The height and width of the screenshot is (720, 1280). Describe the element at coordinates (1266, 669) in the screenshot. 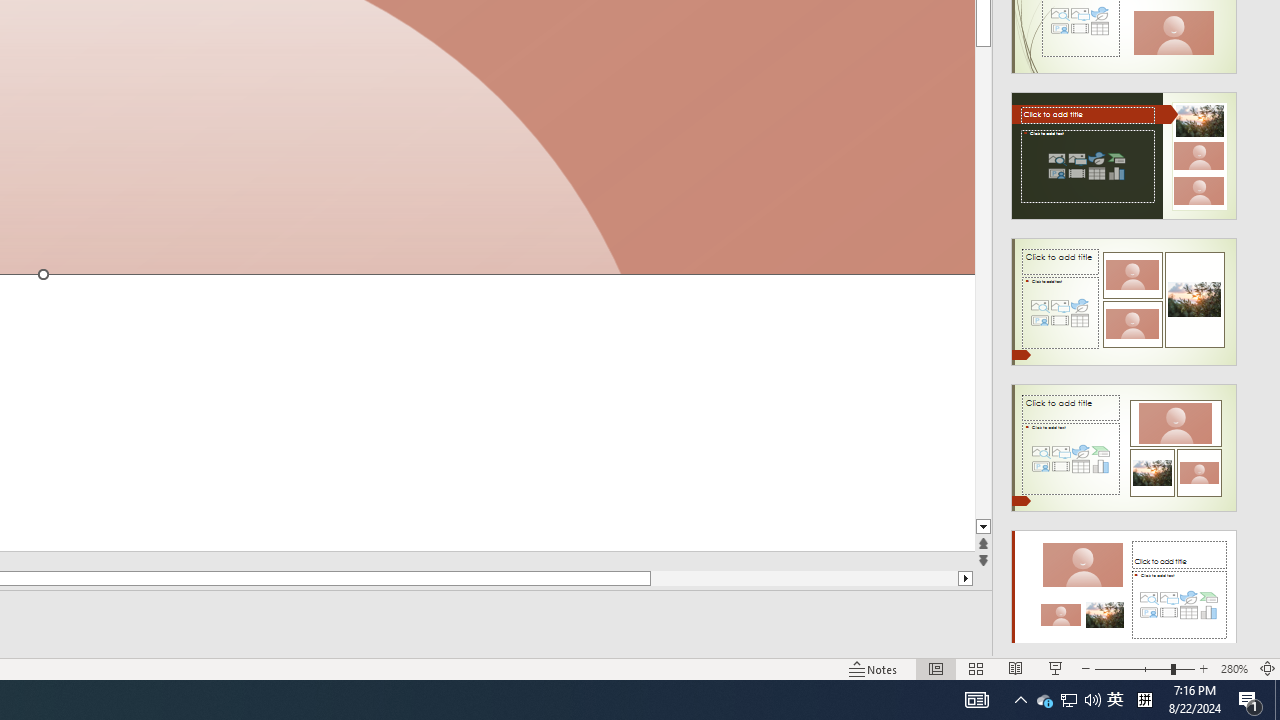

I see `'Zoom to Fit '` at that location.